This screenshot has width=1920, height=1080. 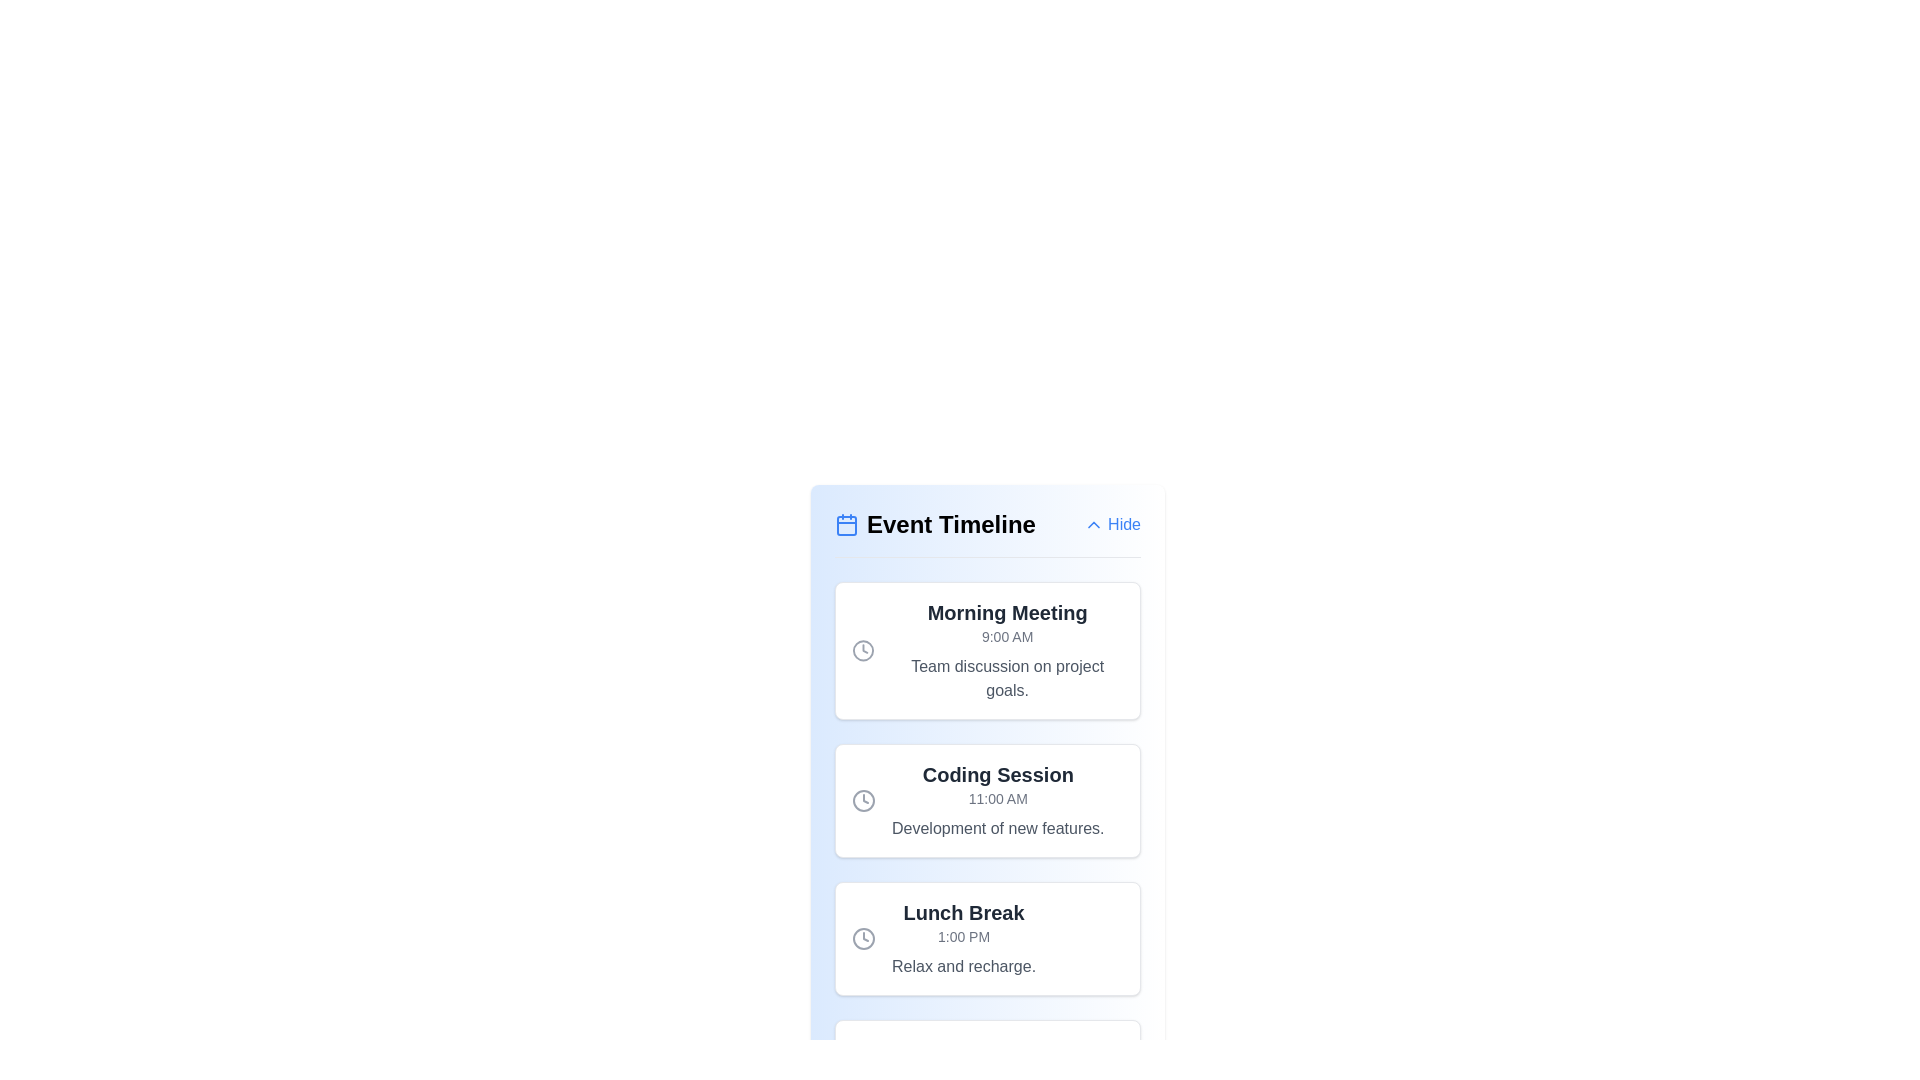 What do you see at coordinates (998, 800) in the screenshot?
I see `the Text display component featuring the title 'Coding Session', the time '11:00 AM', and the description 'Development of new features.' located in the second card of the vertical timeline interface` at bounding box center [998, 800].